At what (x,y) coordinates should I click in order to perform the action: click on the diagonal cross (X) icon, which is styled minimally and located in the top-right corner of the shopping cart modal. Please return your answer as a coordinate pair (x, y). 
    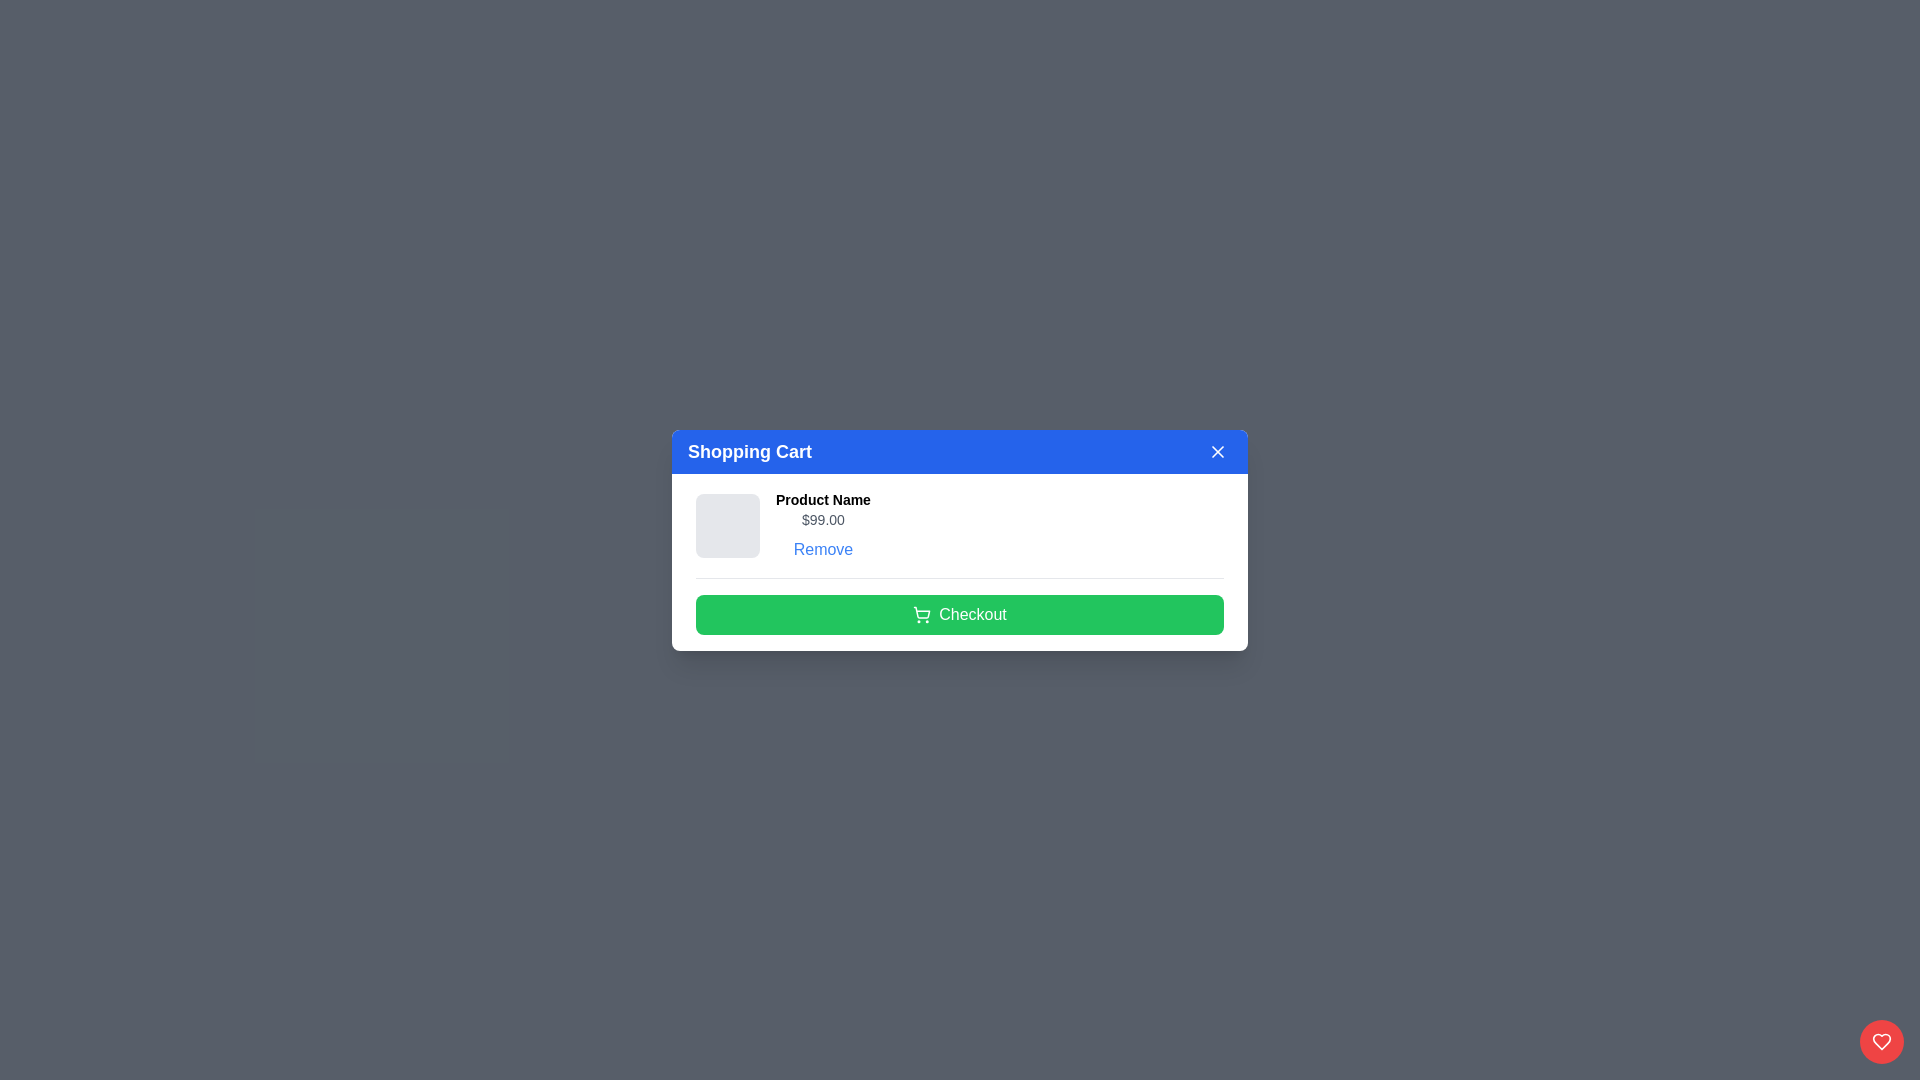
    Looking at the image, I should click on (1217, 451).